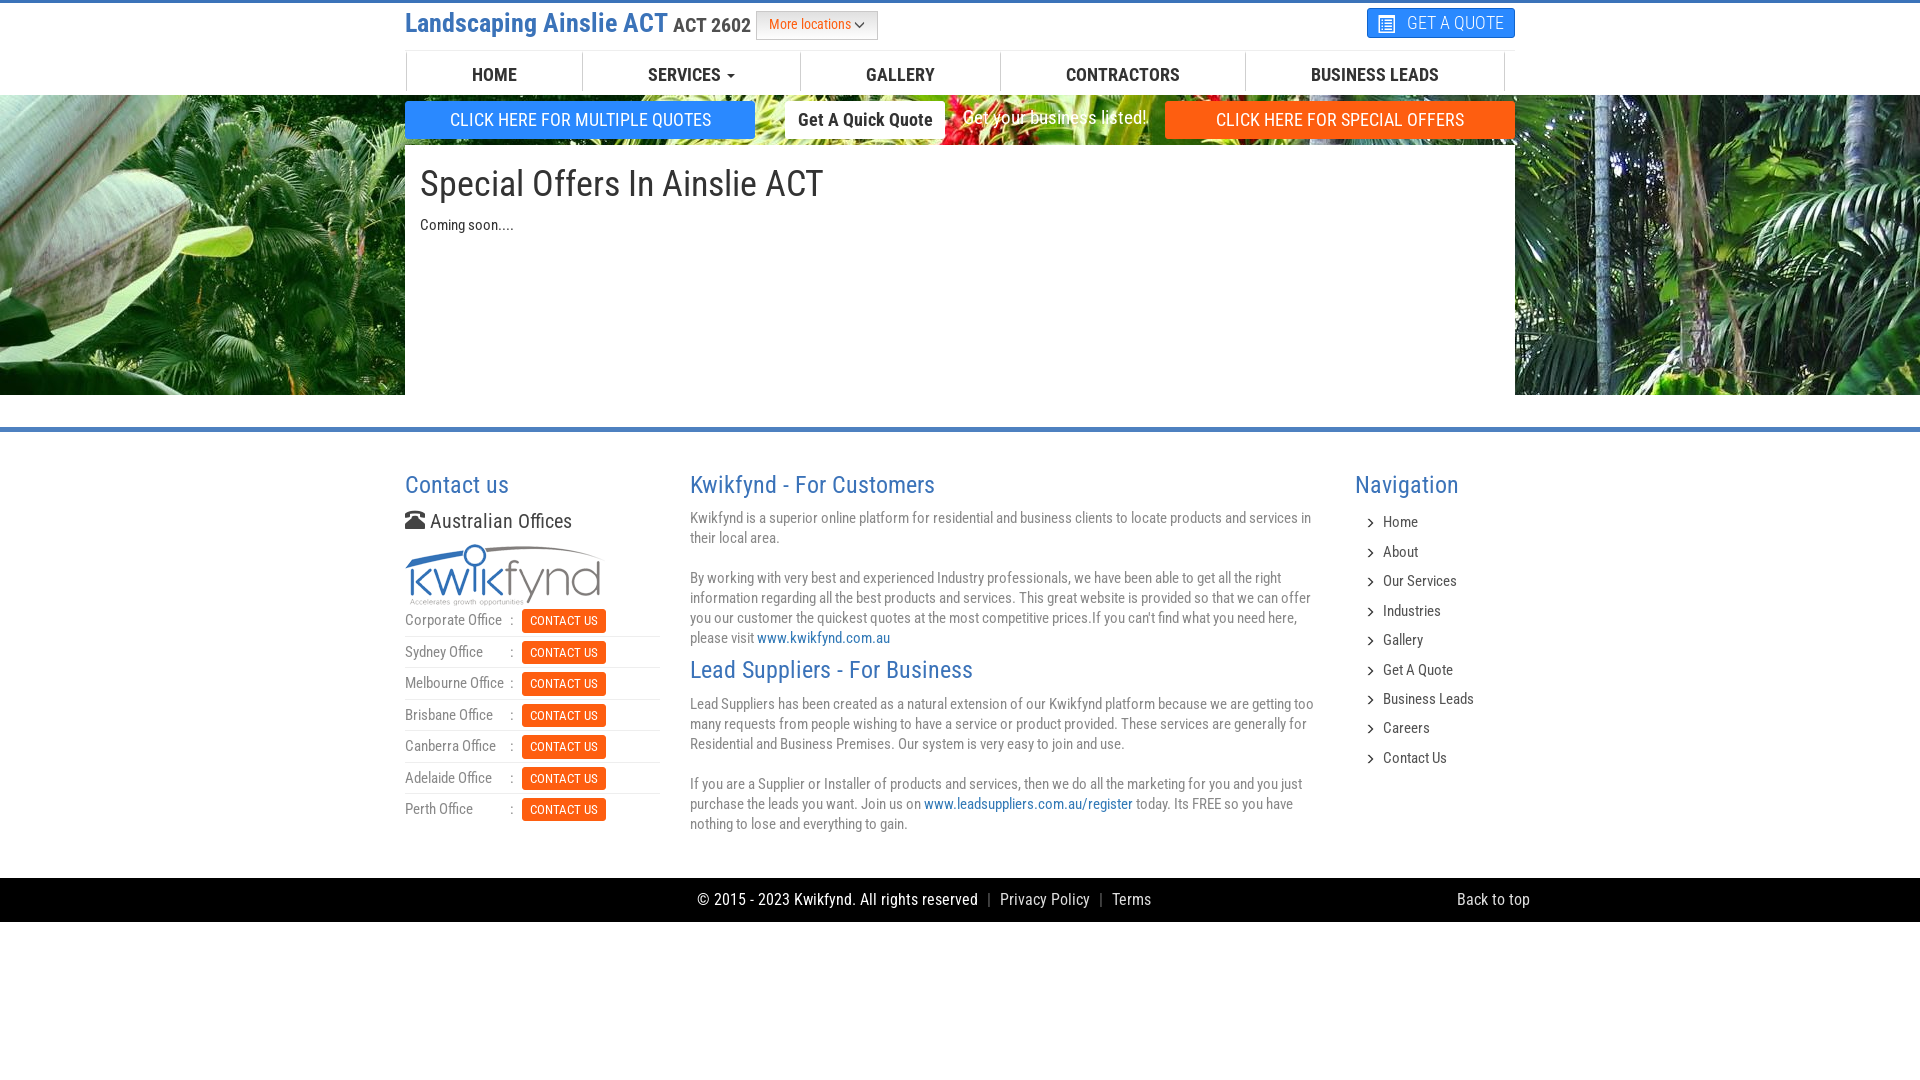 This screenshot has width=1920, height=1080. What do you see at coordinates (1419, 581) in the screenshot?
I see `'Our Services'` at bounding box center [1419, 581].